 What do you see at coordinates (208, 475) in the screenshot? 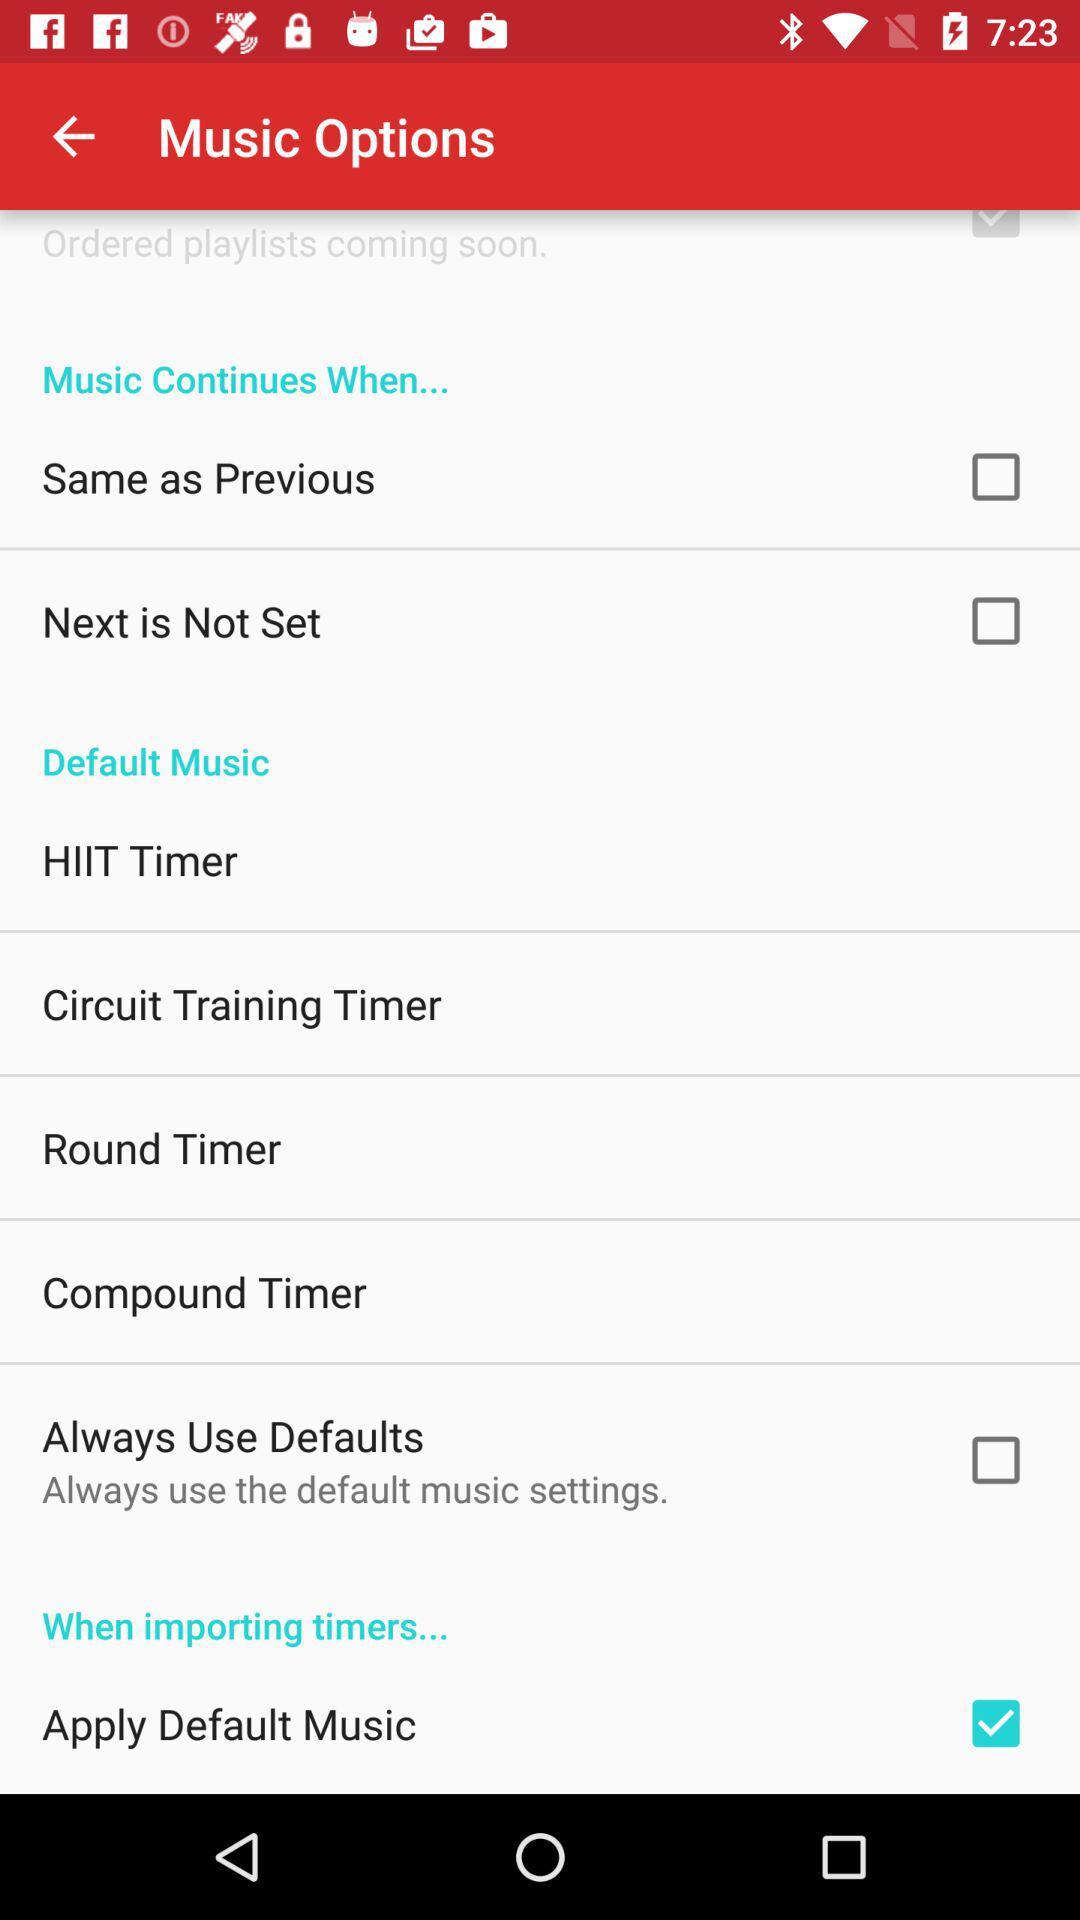
I see `the item above next is not icon` at bounding box center [208, 475].